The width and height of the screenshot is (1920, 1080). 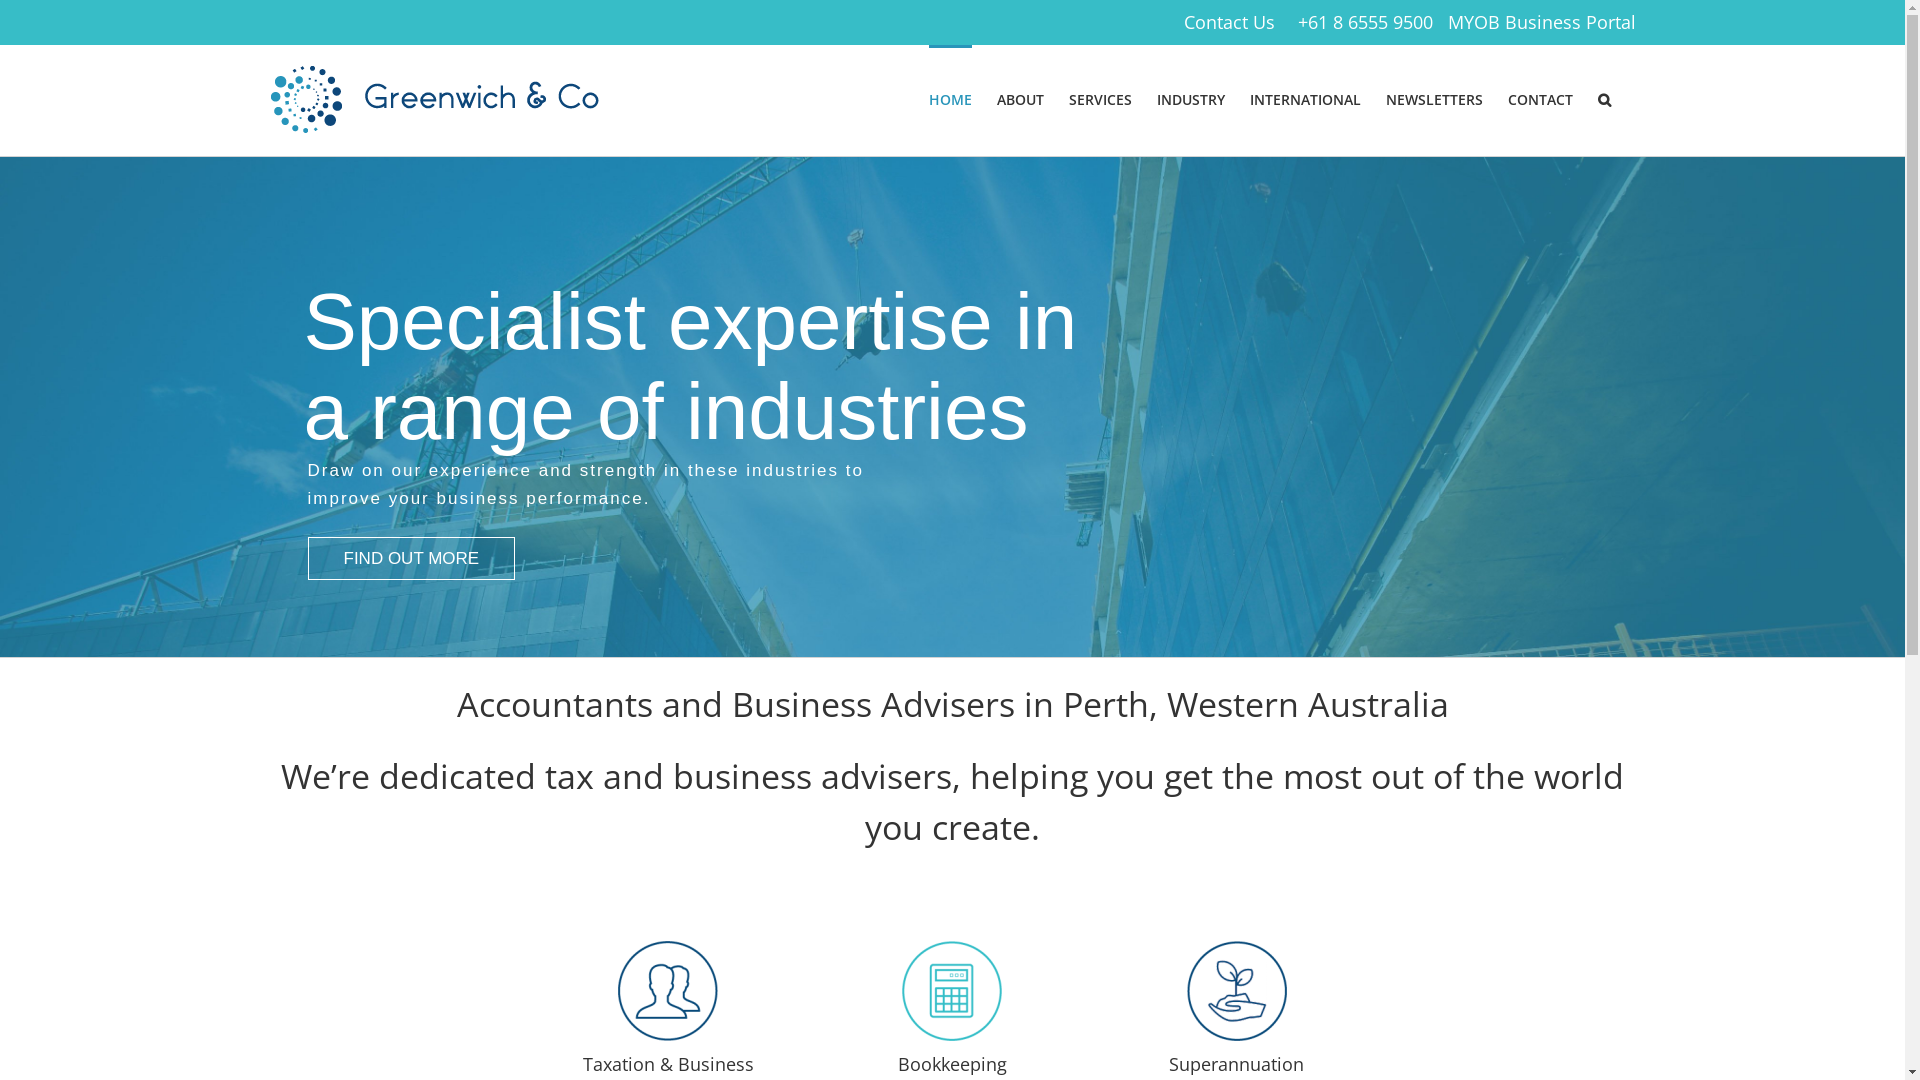 What do you see at coordinates (1190, 98) in the screenshot?
I see `'INDUSTRY'` at bounding box center [1190, 98].